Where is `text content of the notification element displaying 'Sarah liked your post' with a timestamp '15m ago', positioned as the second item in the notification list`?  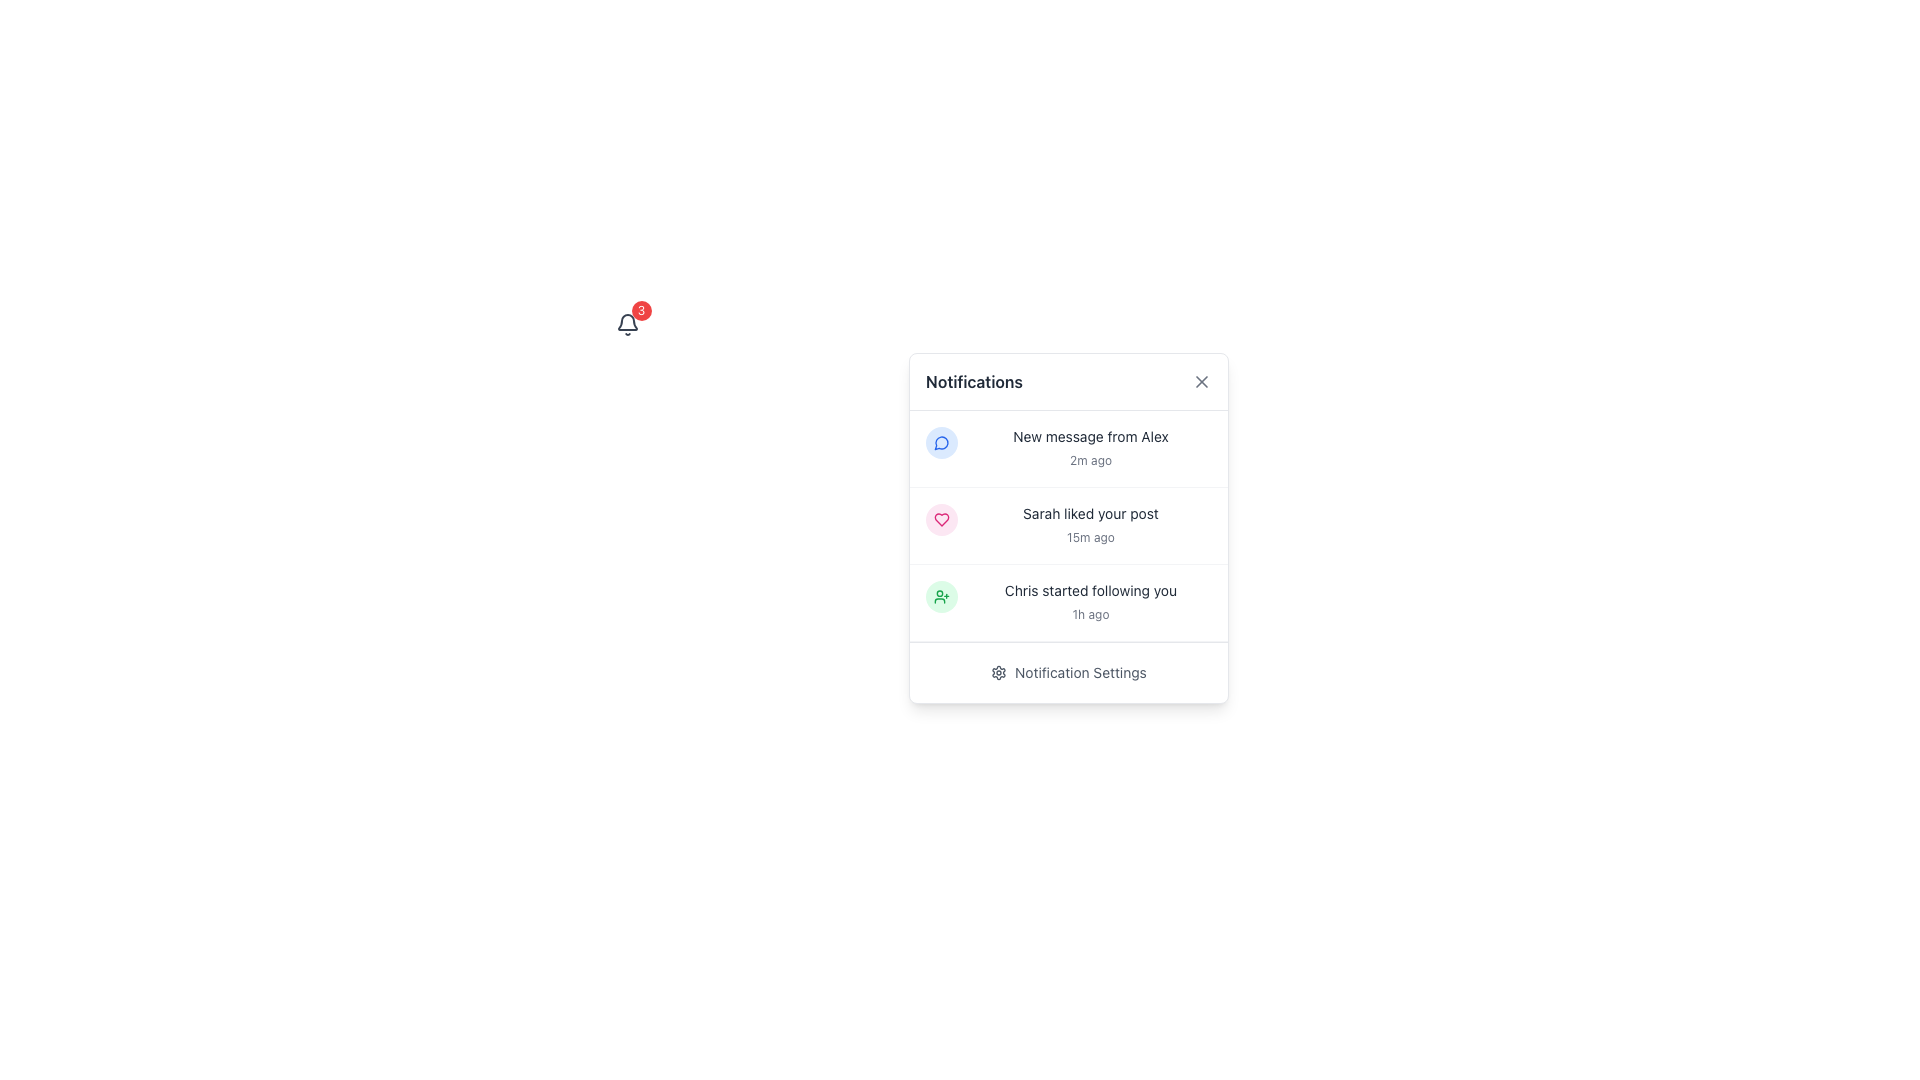 text content of the notification element displaying 'Sarah liked your post' with a timestamp '15m ago', positioned as the second item in the notification list is located at coordinates (1089, 524).